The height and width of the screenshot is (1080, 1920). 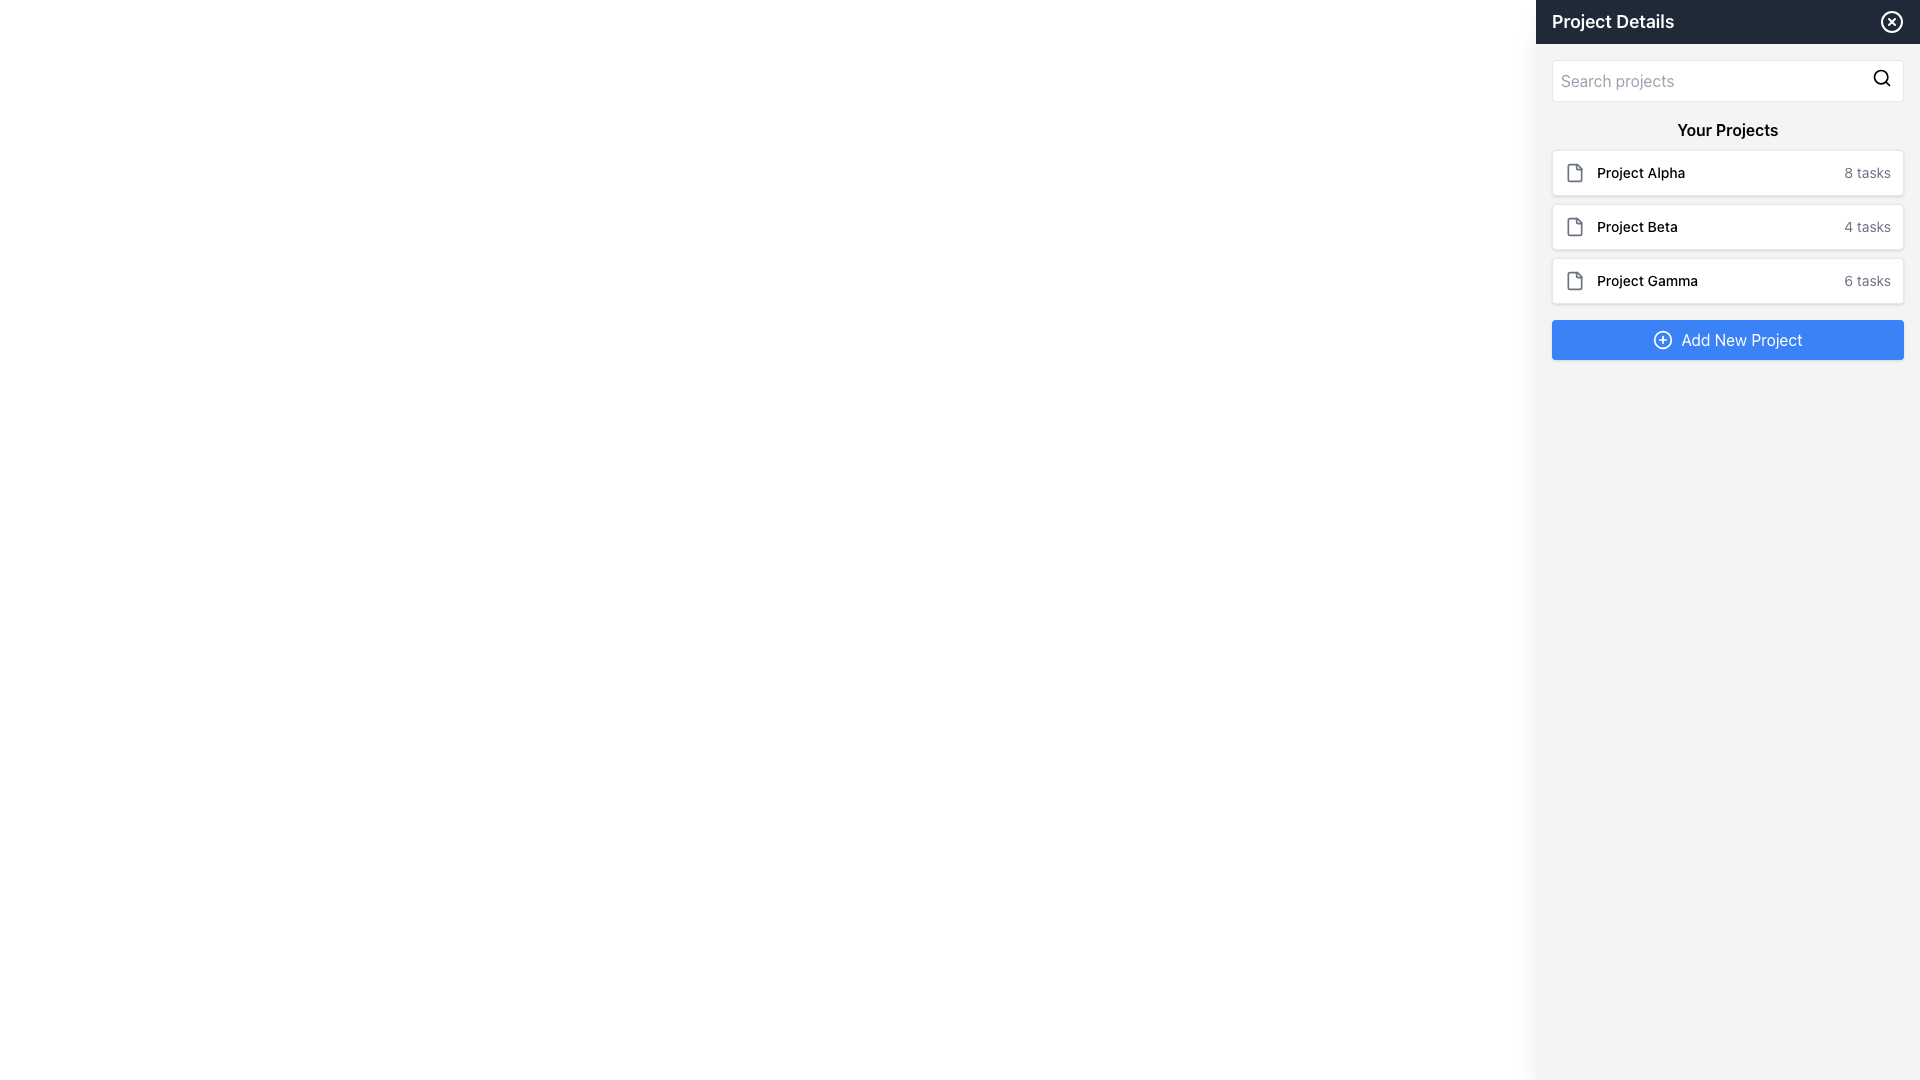 What do you see at coordinates (1573, 281) in the screenshot?
I see `the file icon representing 'Project Gamma' in the sidebar, which is a small line-drawn document outline located to the left of the project's name` at bounding box center [1573, 281].